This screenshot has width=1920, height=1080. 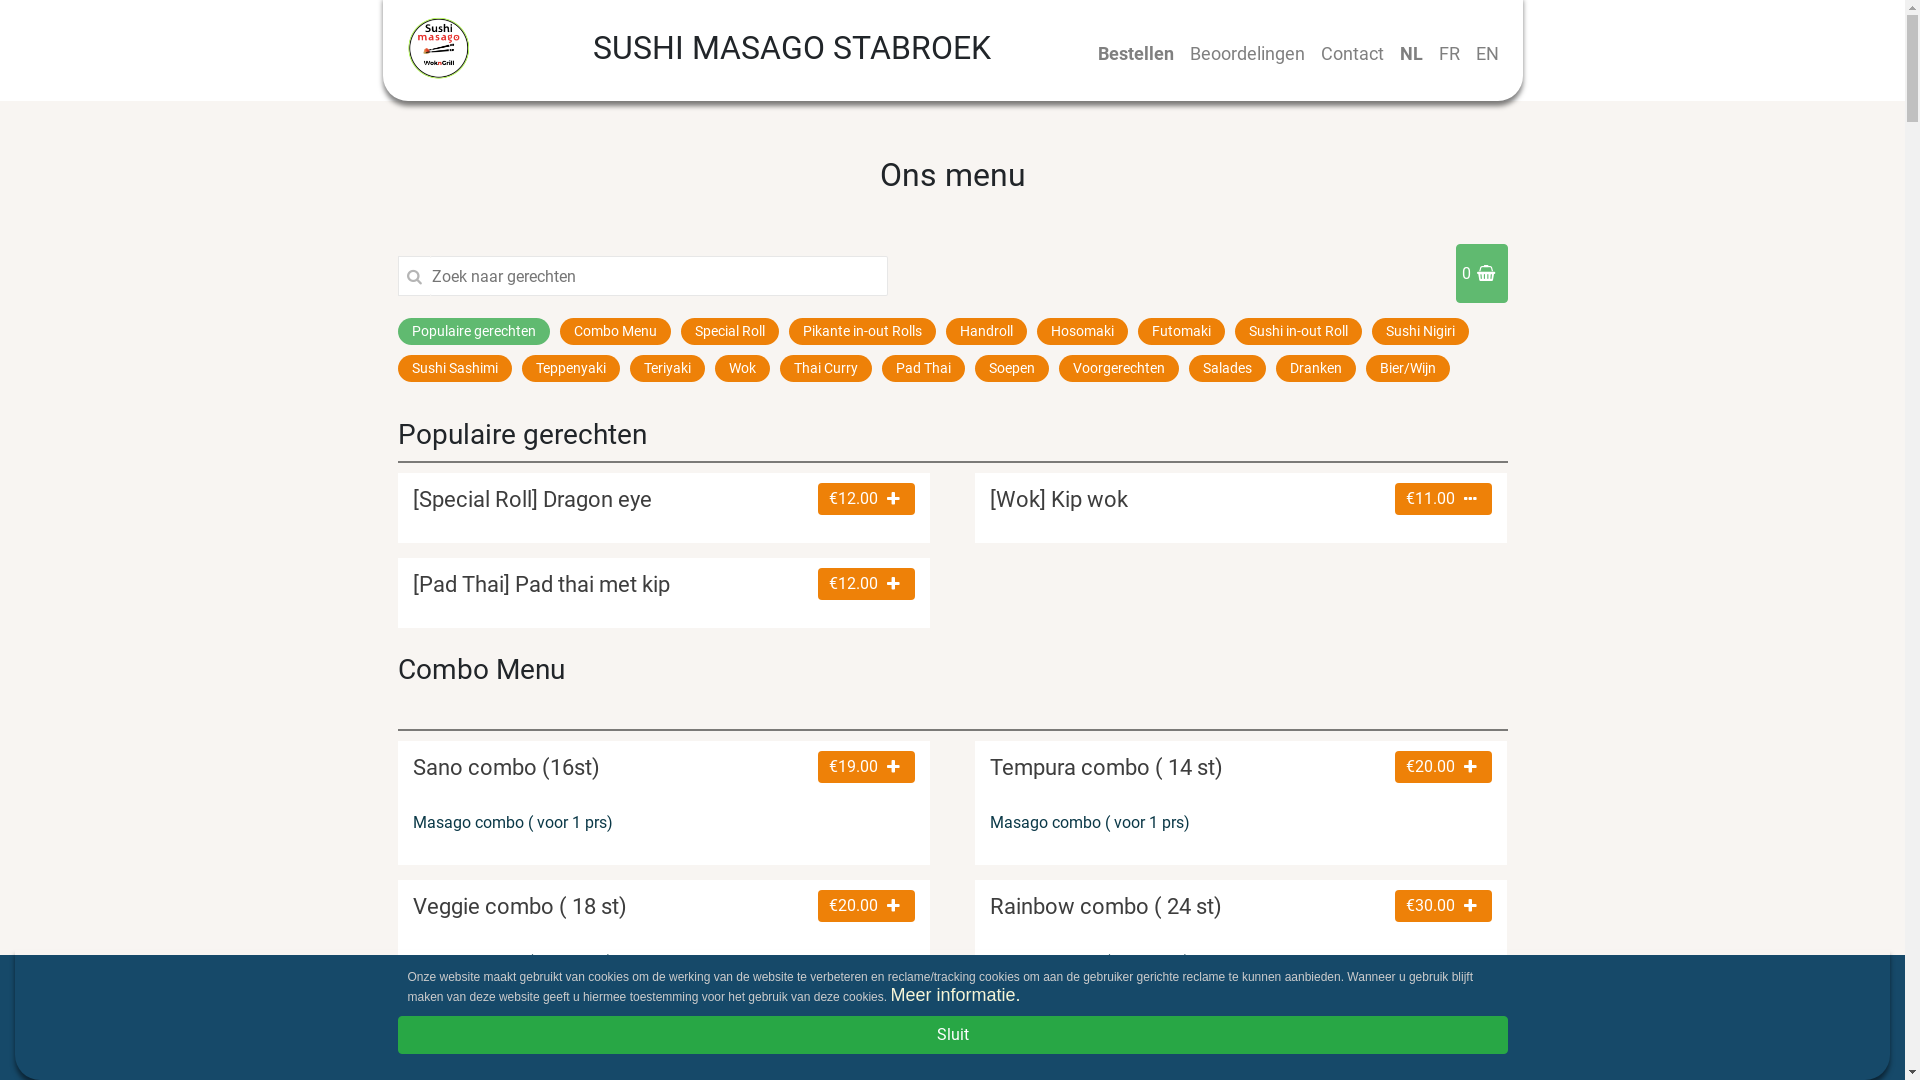 I want to click on 'Pad Thai', so click(x=881, y=368).